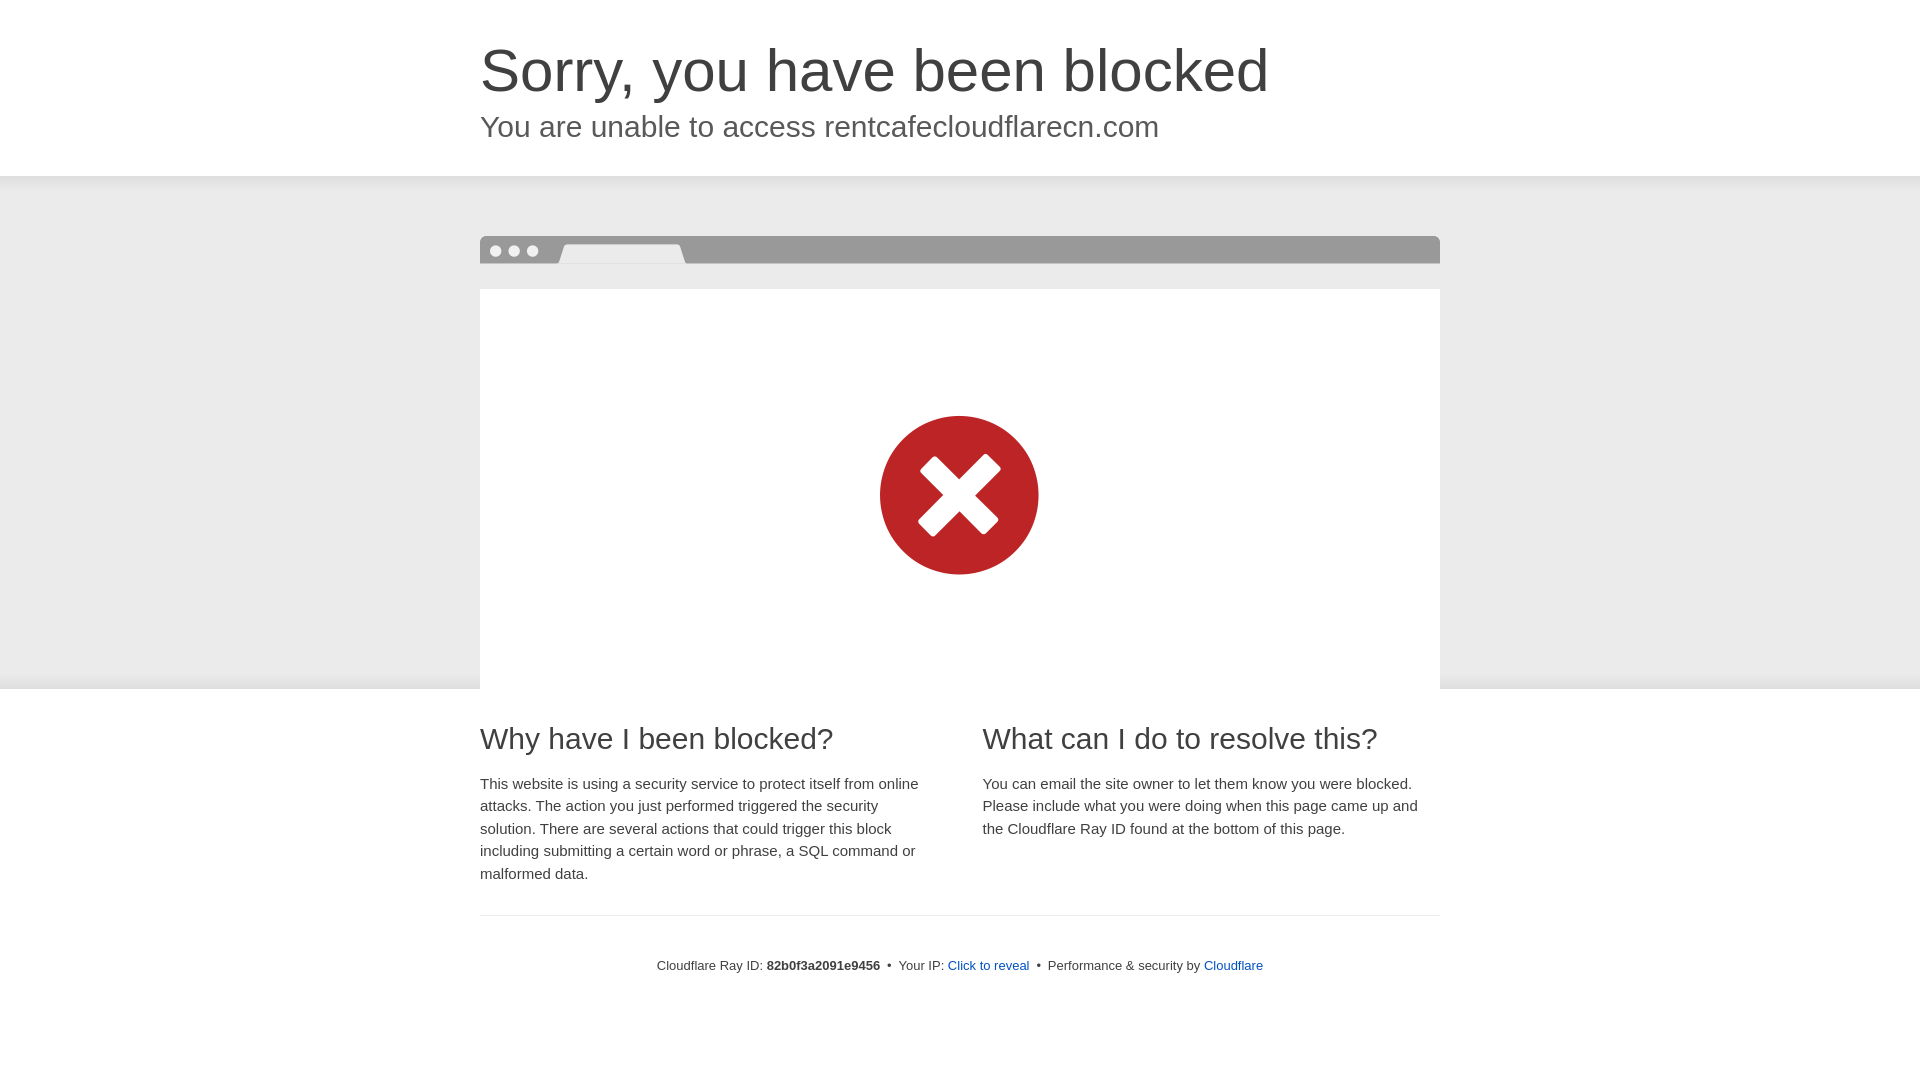  I want to click on 'Click to reveal', so click(988, 964).